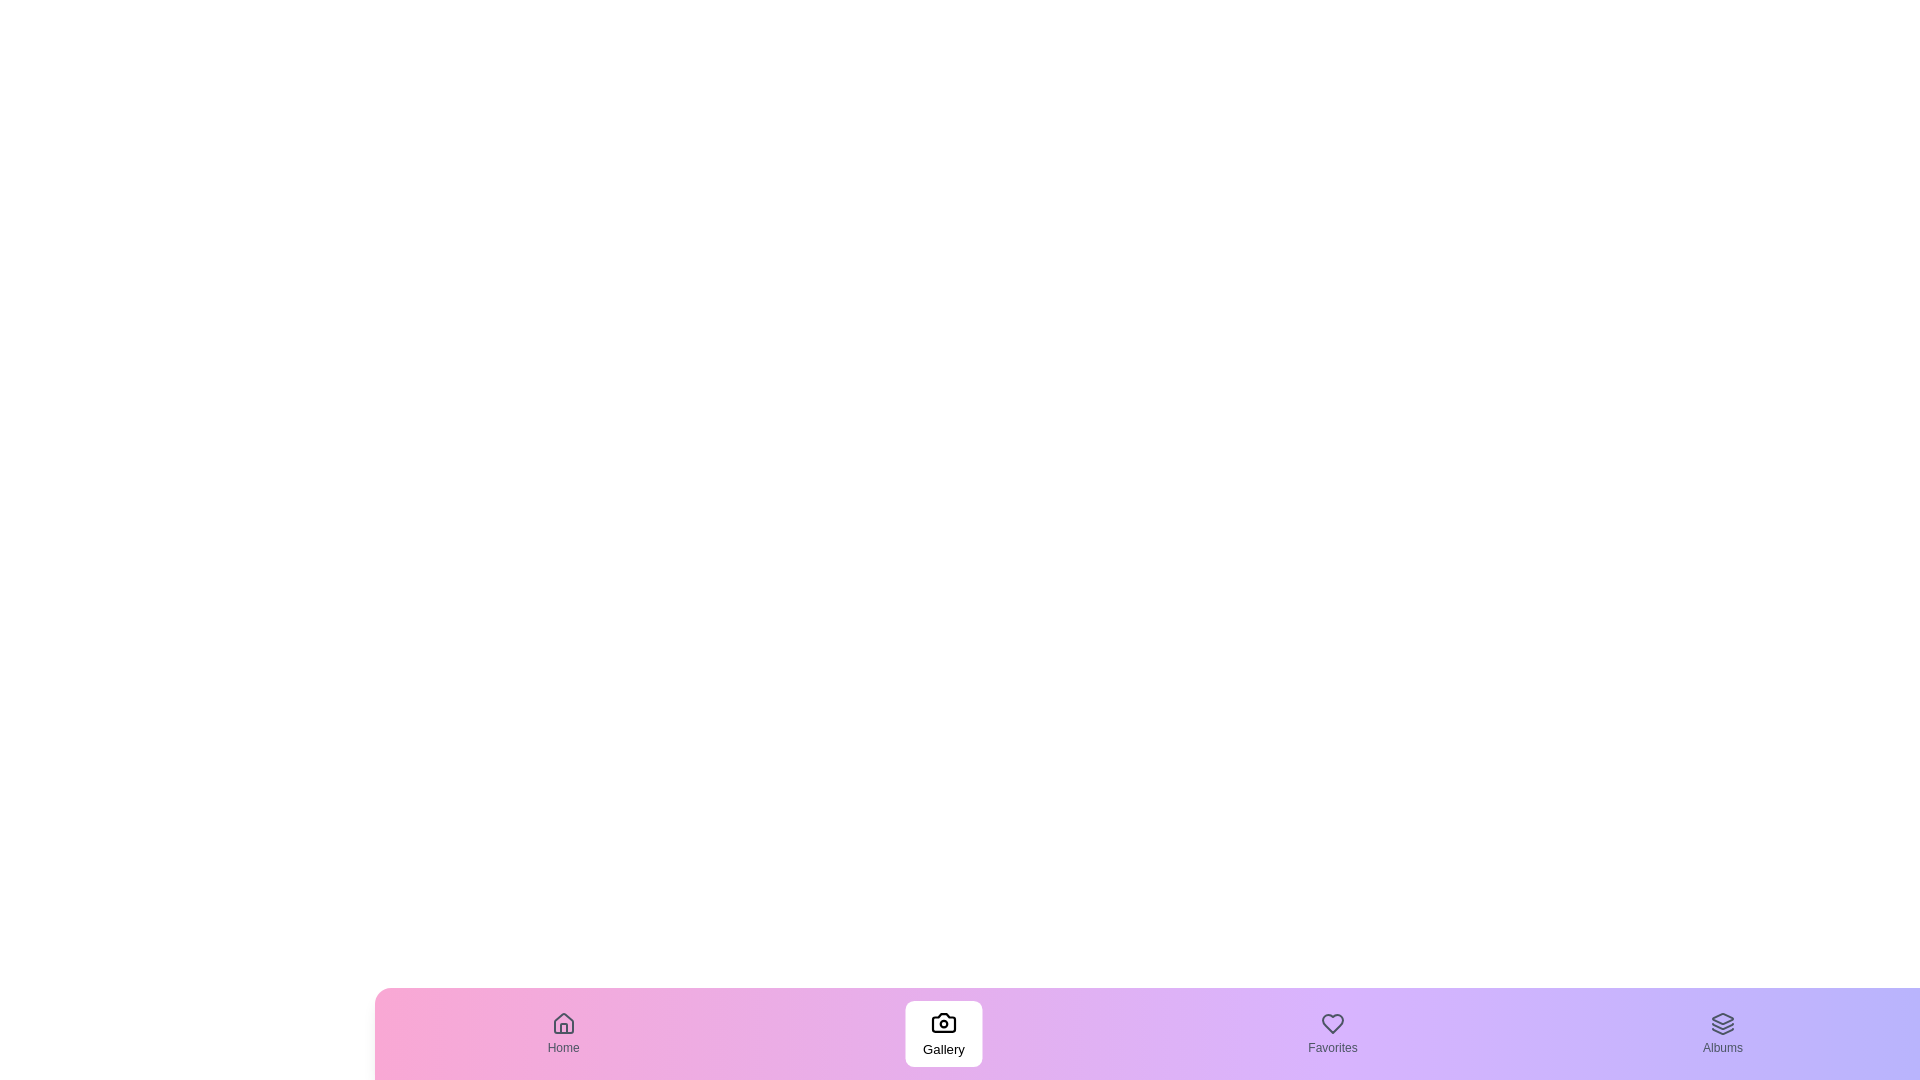 This screenshot has width=1920, height=1080. Describe the element at coordinates (562, 1033) in the screenshot. I see `the tab labeled Home to observe its hover effect` at that location.